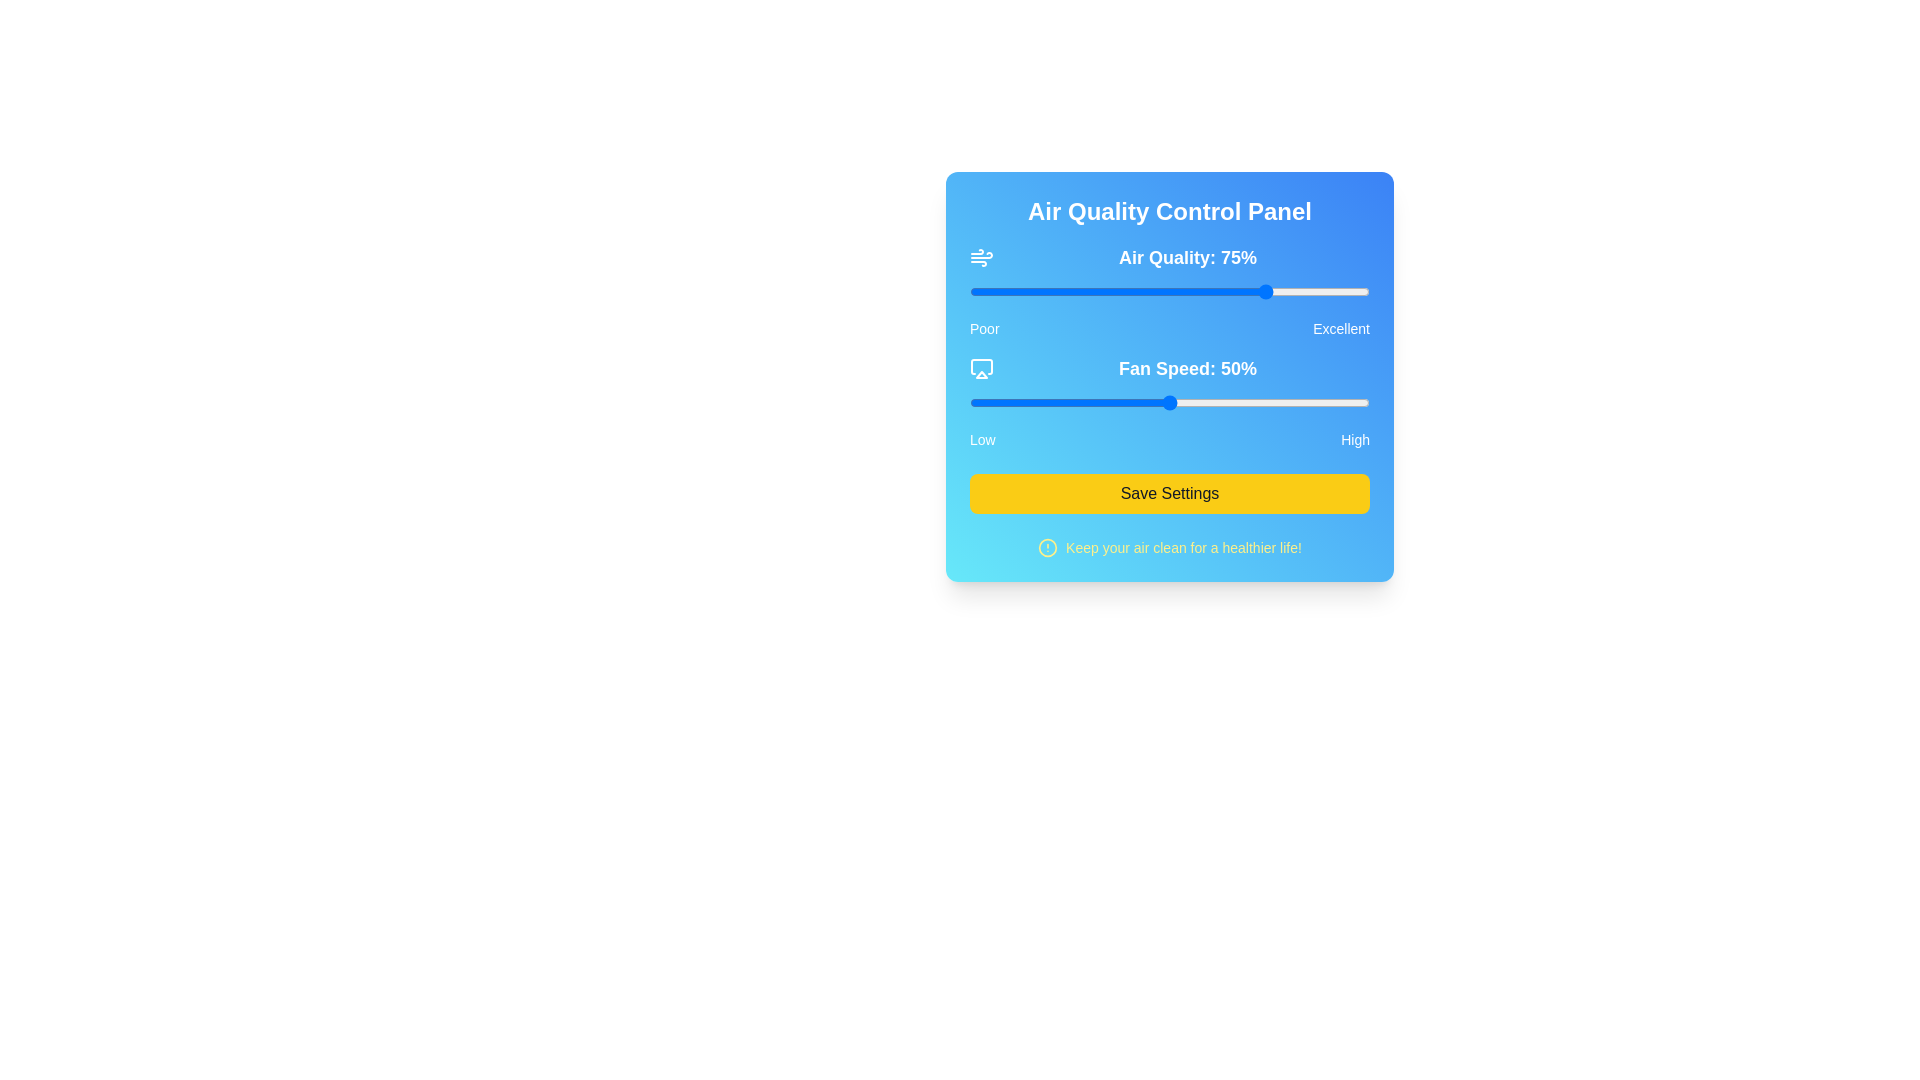 This screenshot has width=1920, height=1080. What do you see at coordinates (1184, 547) in the screenshot?
I see `motivational text located at the bottom of the UI panel, positioned to the right of an icon depicting a circle with a line inside` at bounding box center [1184, 547].